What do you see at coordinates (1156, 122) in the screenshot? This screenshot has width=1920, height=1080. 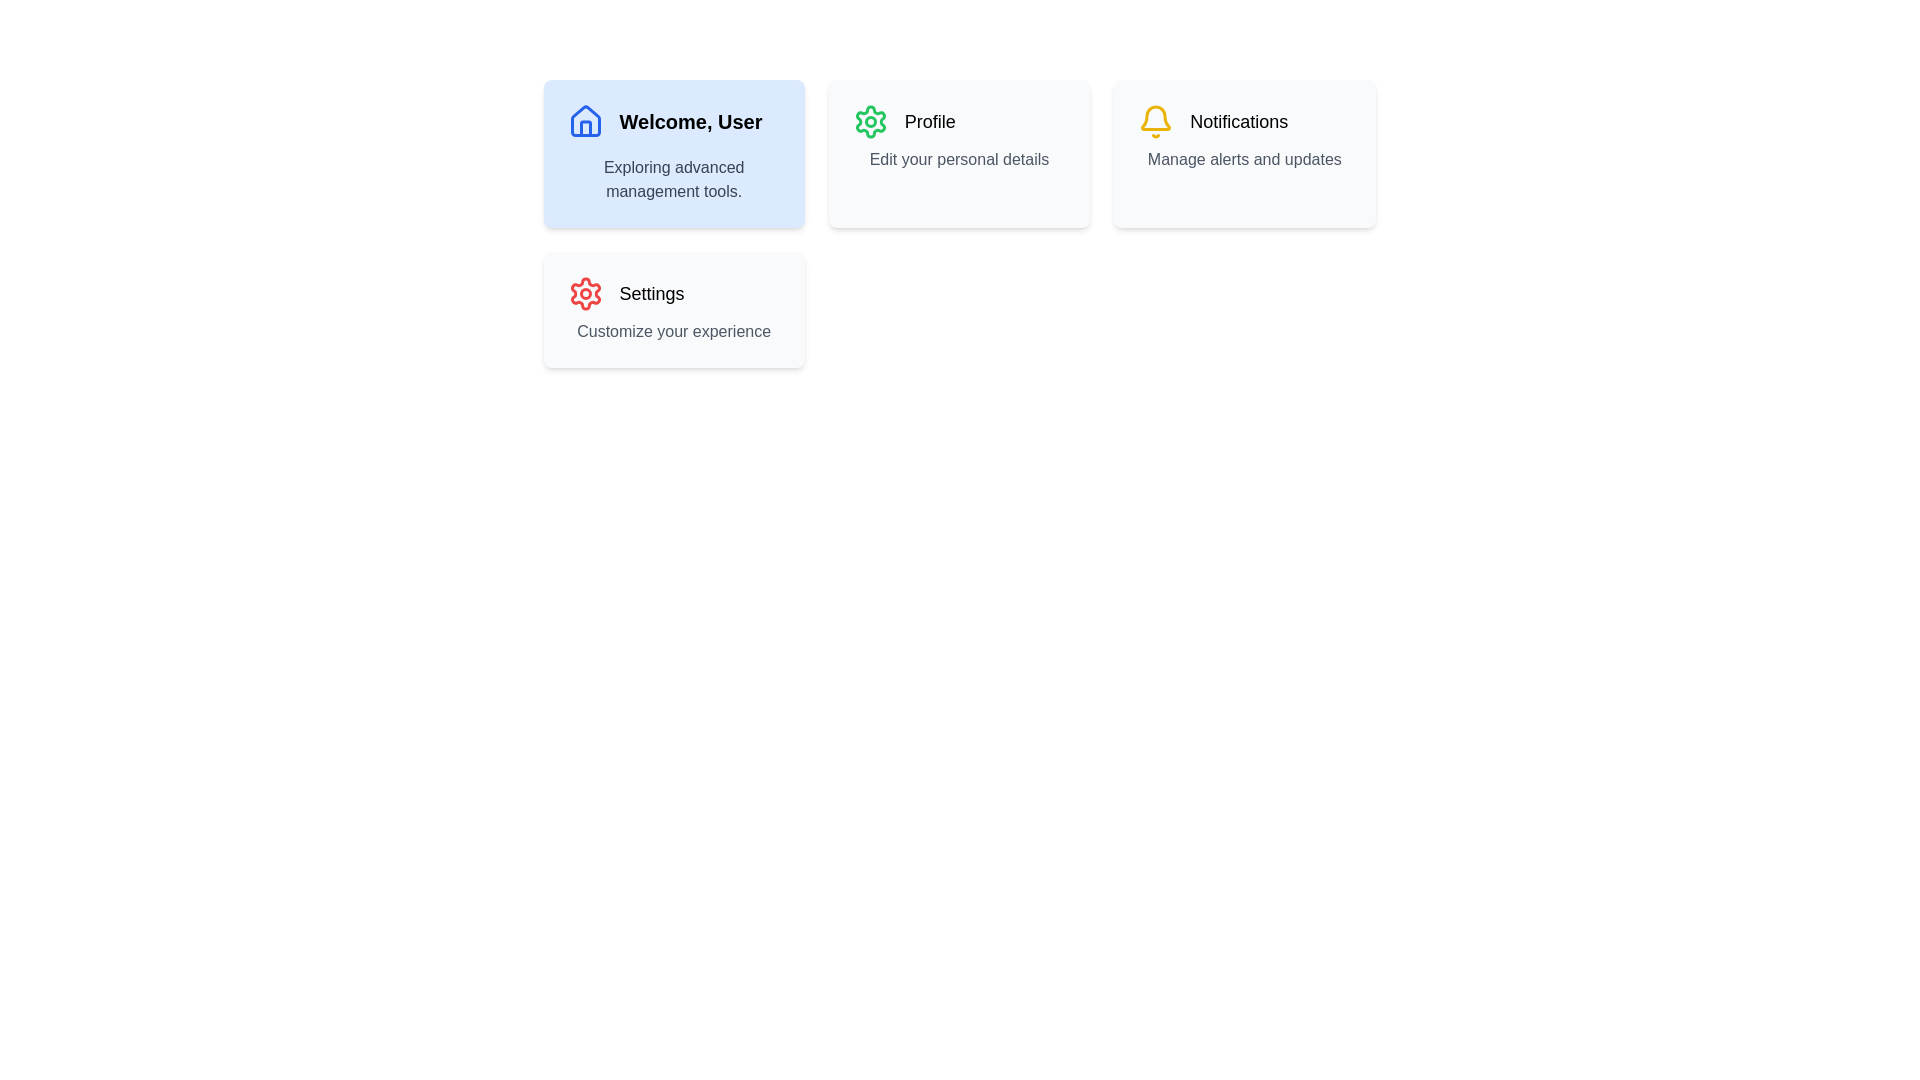 I see `the bell-shaped notifications icon located on the left side of the Notifications section` at bounding box center [1156, 122].